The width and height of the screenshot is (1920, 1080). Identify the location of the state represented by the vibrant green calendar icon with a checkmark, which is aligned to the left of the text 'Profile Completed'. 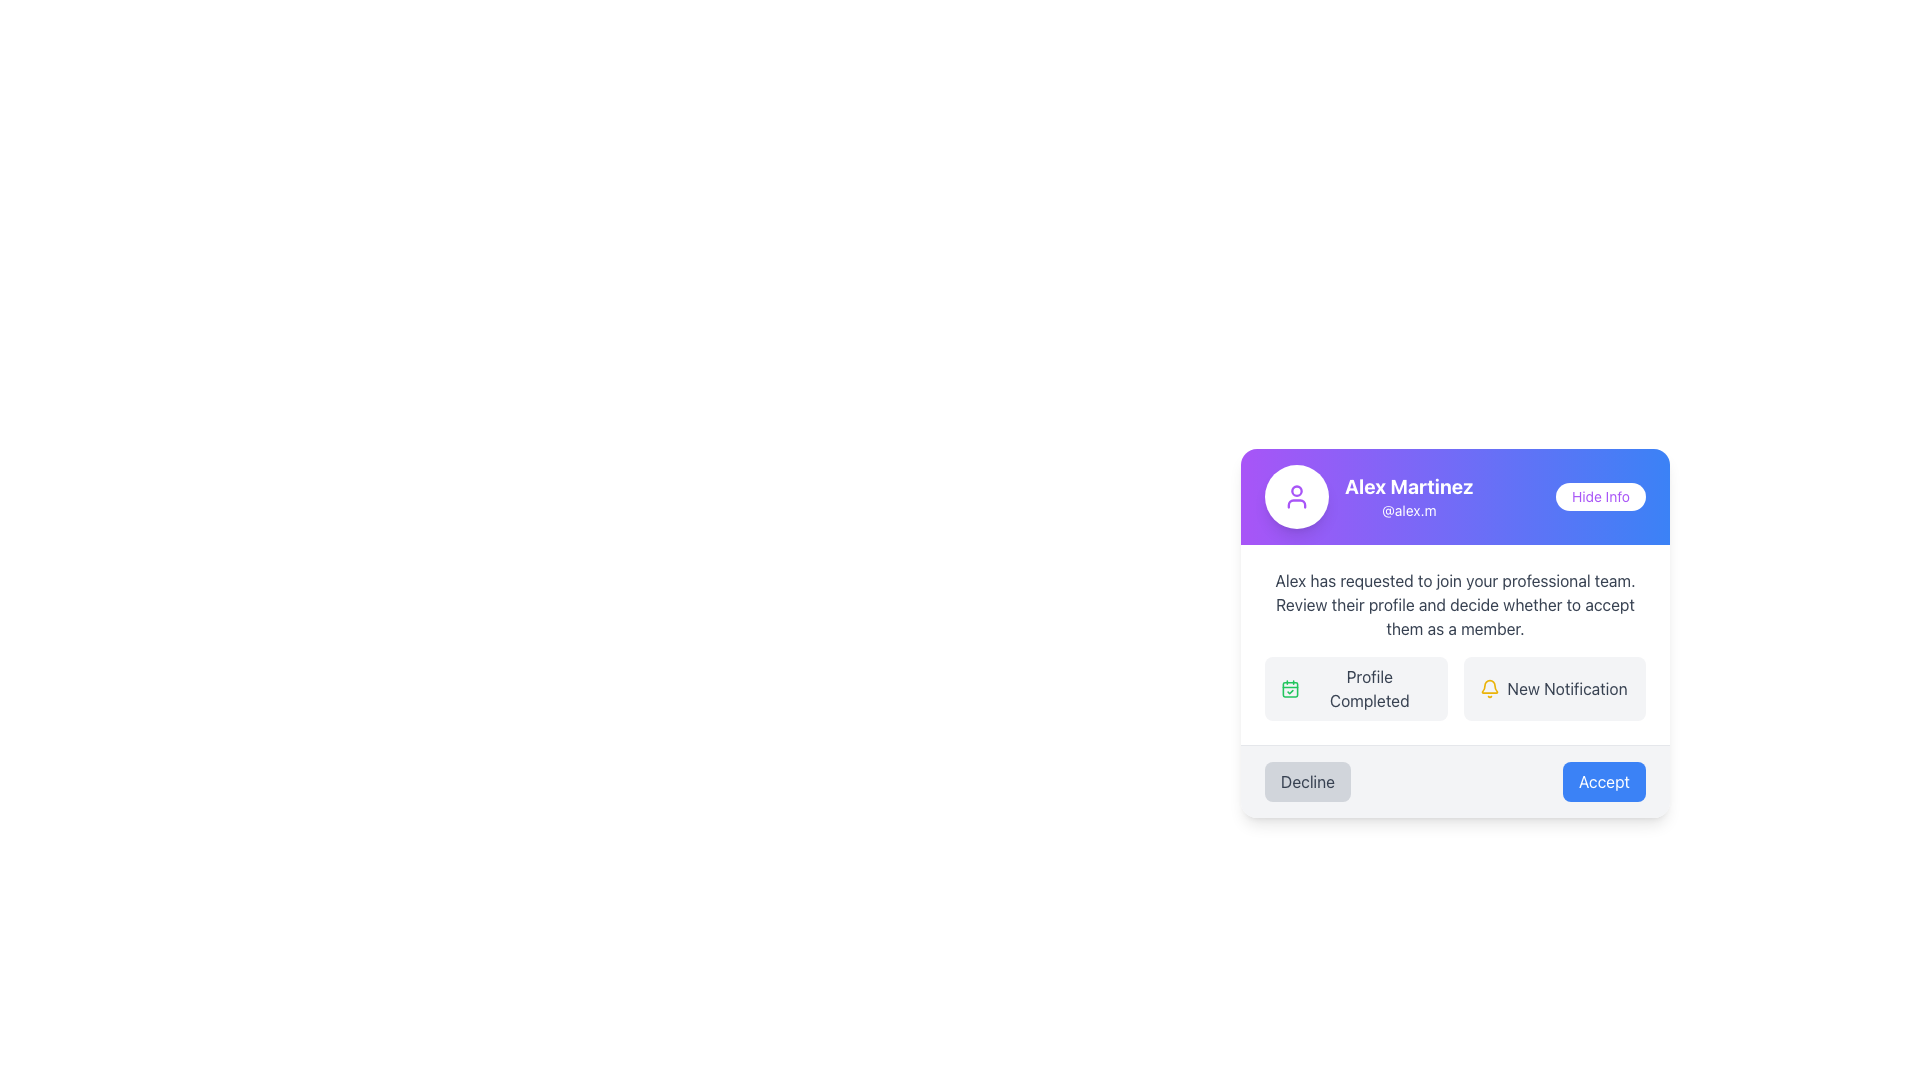
(1290, 688).